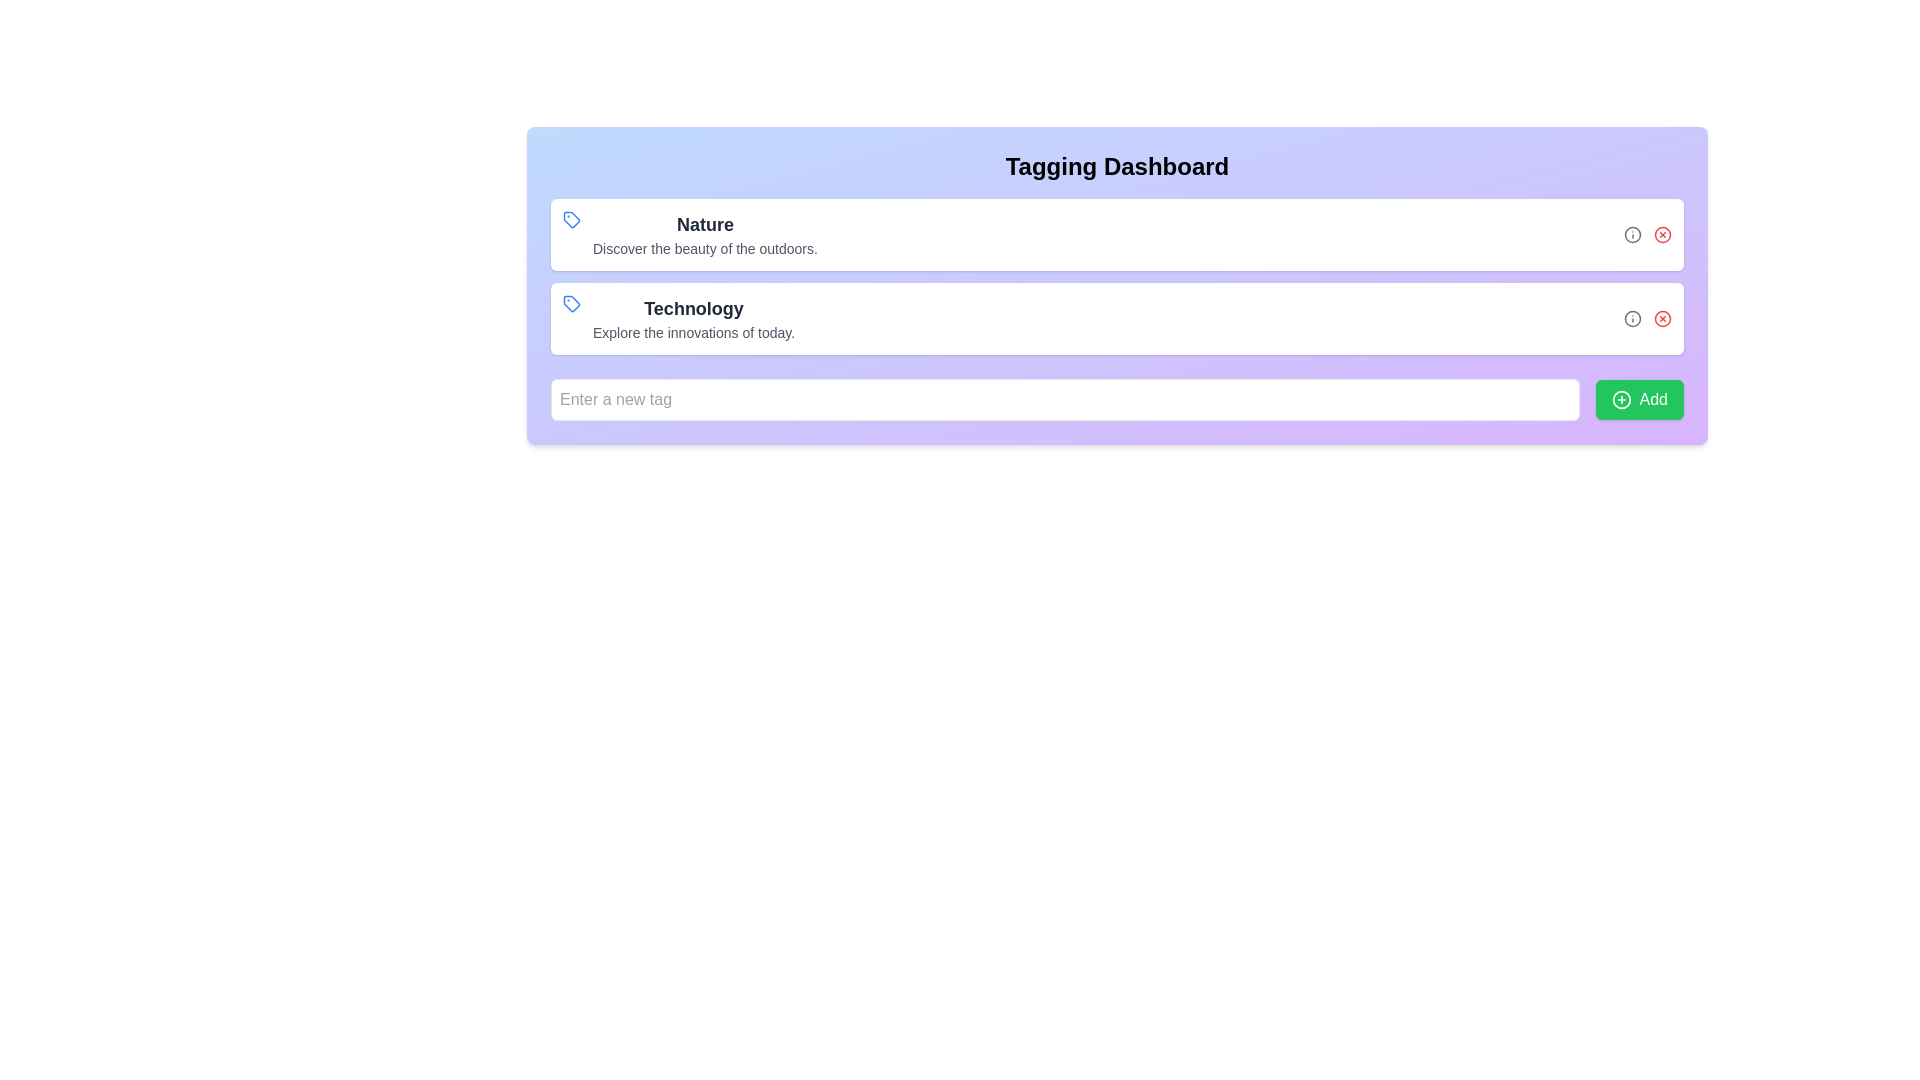  I want to click on the 'Technology' label which is styled in bold and contains the subtitle 'Explore the innovations of today', so click(694, 318).